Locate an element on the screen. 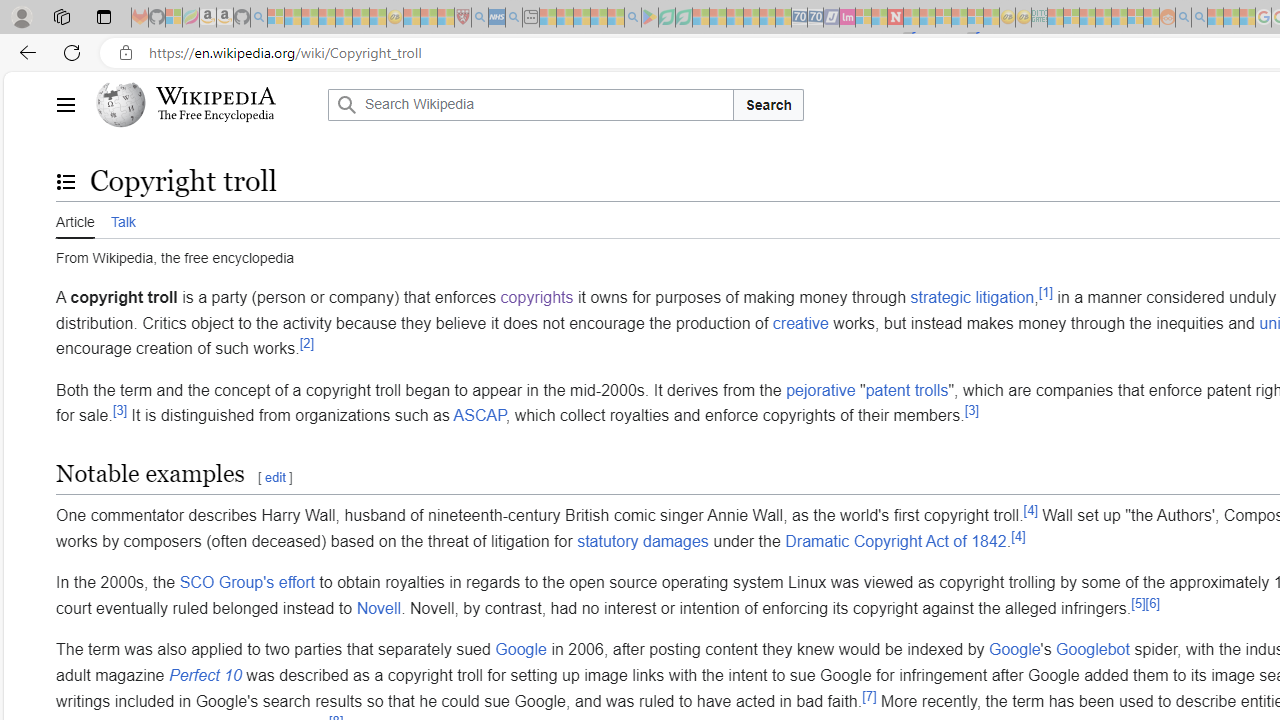 This screenshot has width=1280, height=720. 'Googlebot' is located at coordinates (1092, 649).